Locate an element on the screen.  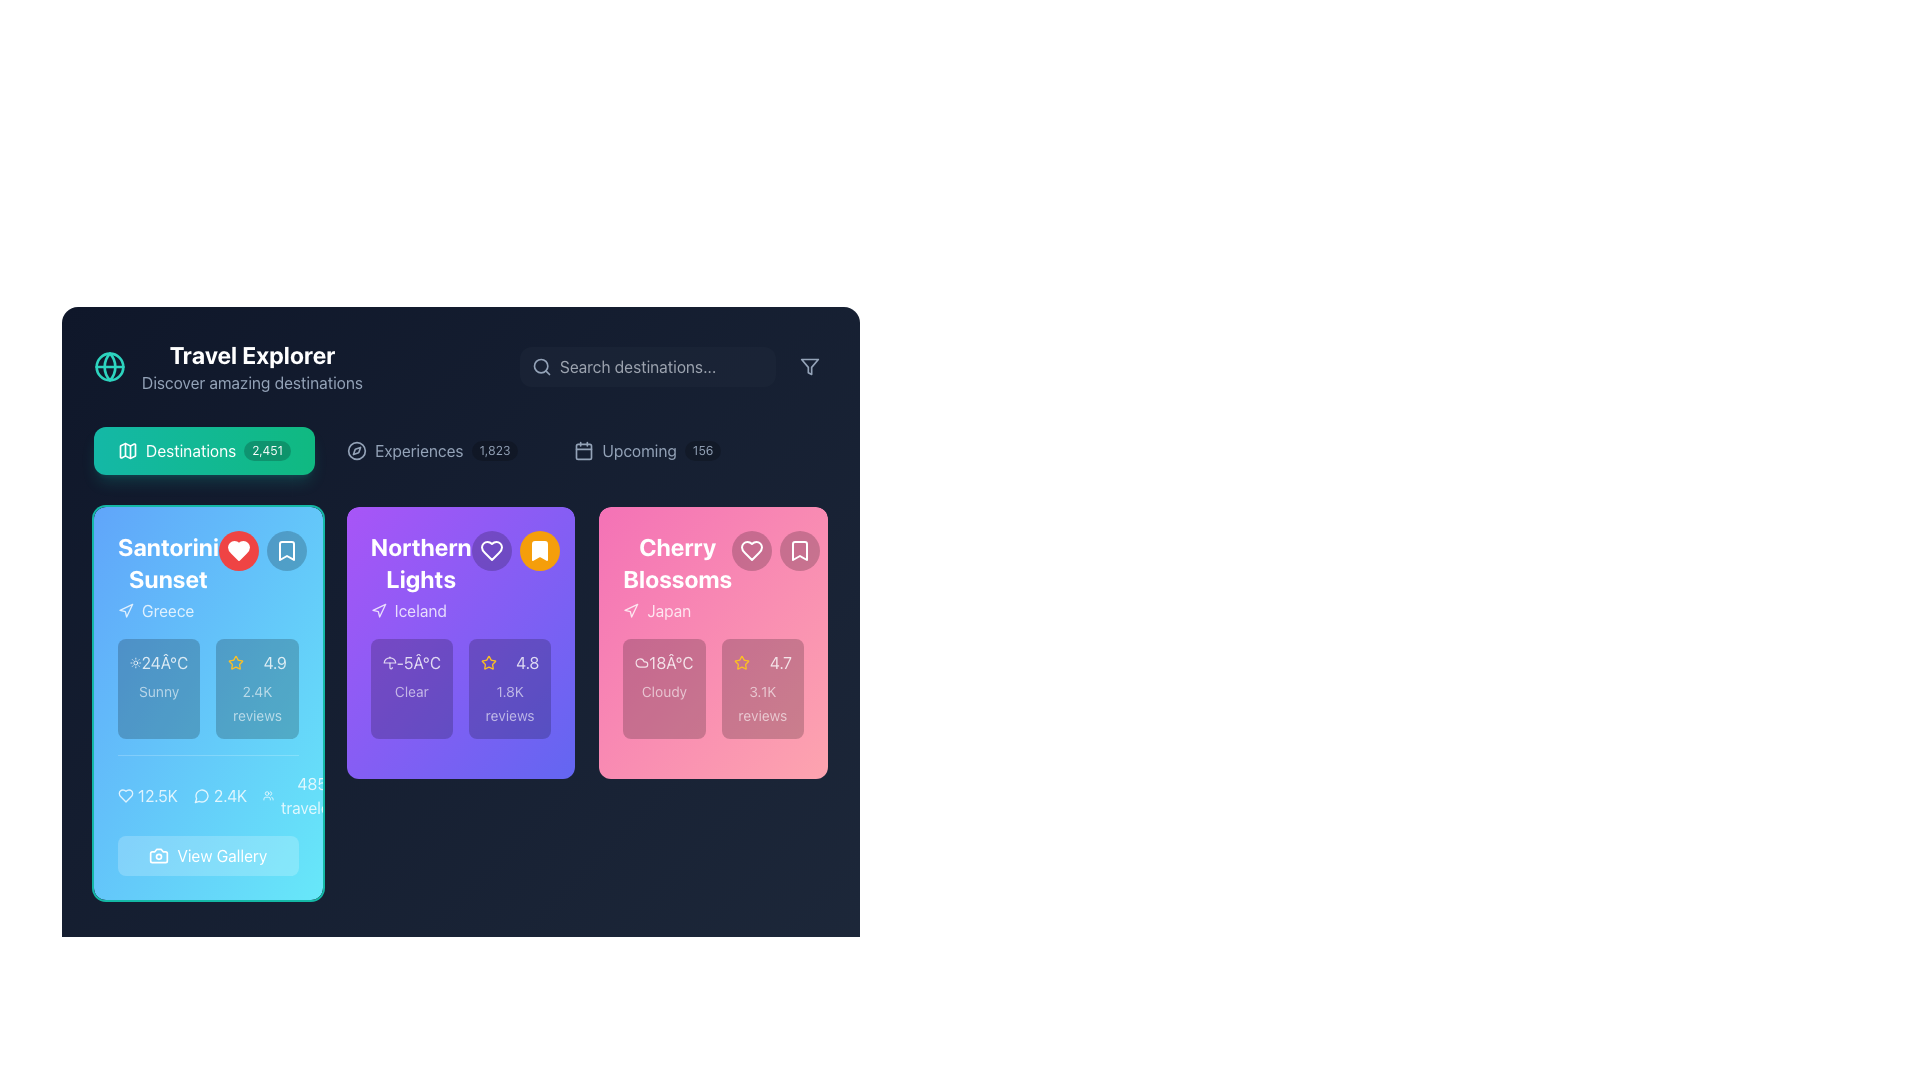
the navigation arrow icon located in the top-right portion of the 'Santorini Sunset' blue card is located at coordinates (125, 609).